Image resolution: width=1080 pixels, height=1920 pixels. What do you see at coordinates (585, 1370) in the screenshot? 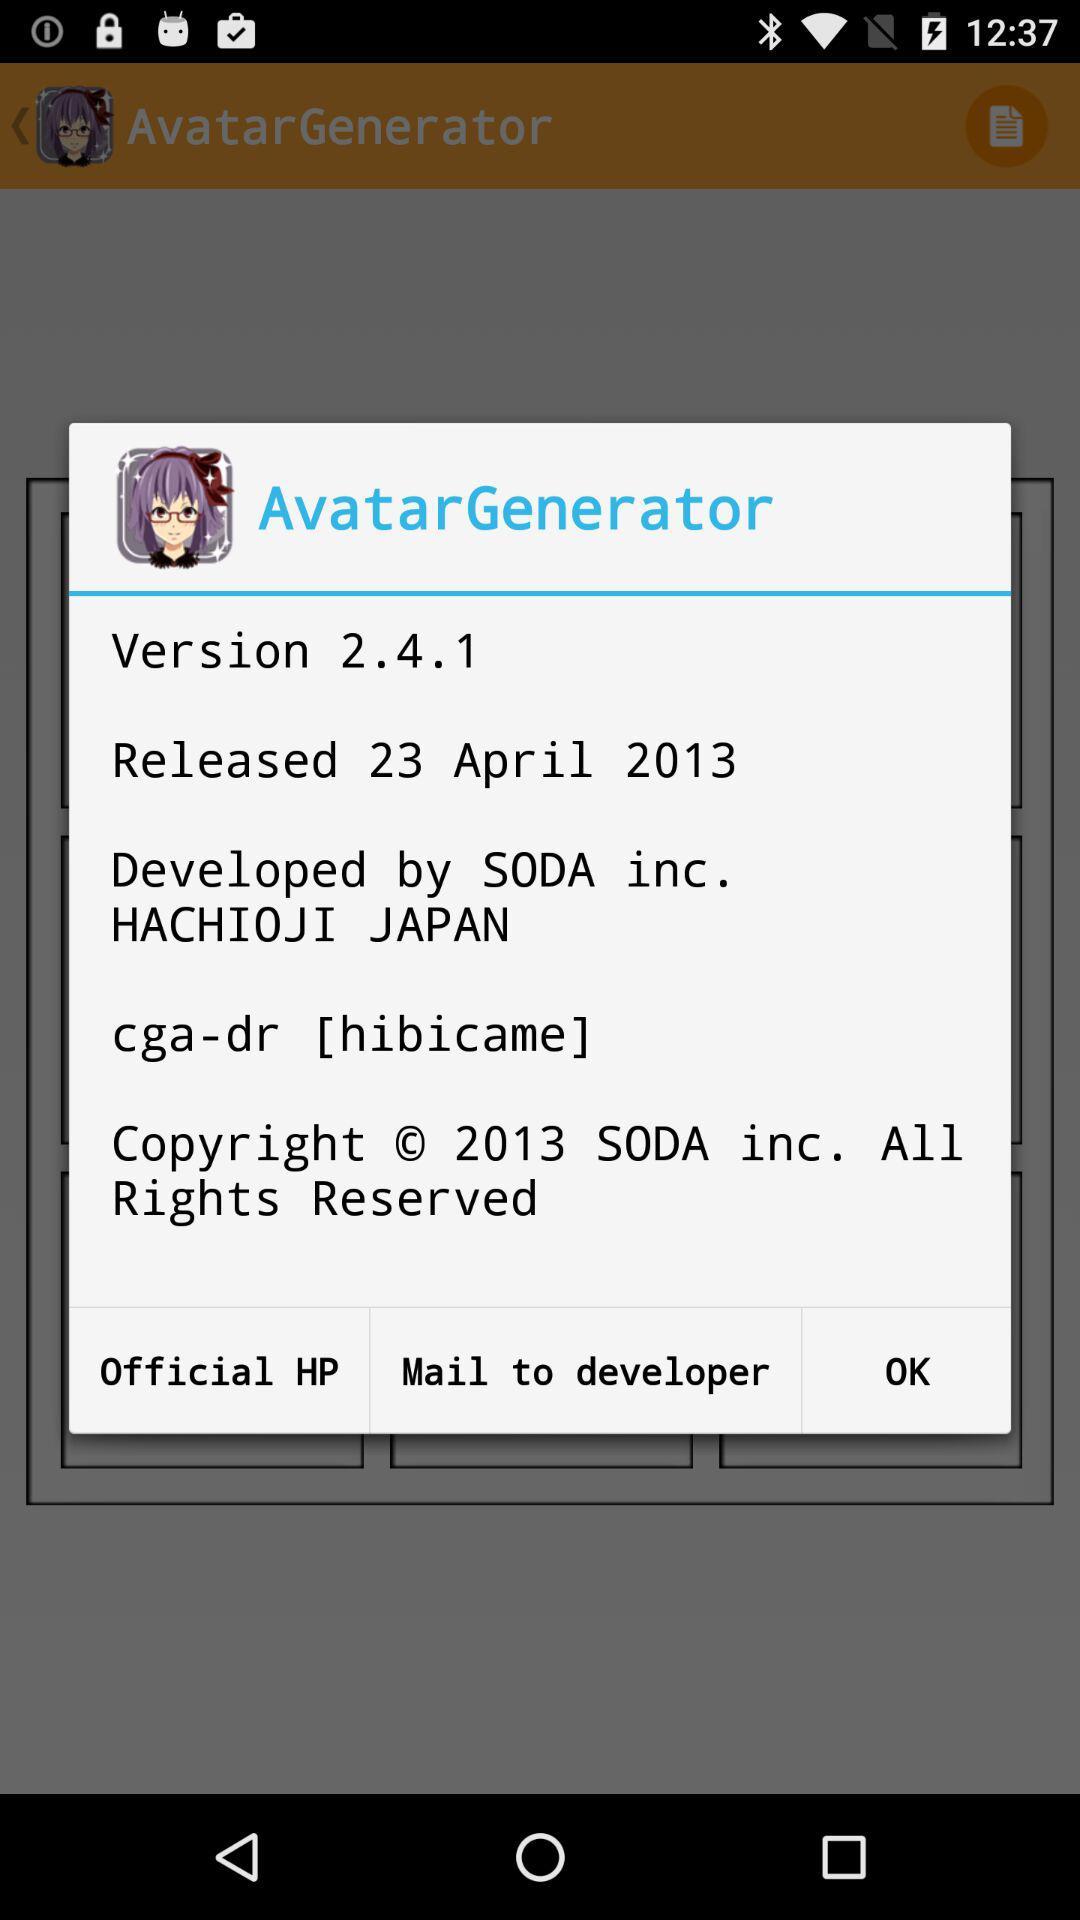
I see `the mail to developer button` at bounding box center [585, 1370].